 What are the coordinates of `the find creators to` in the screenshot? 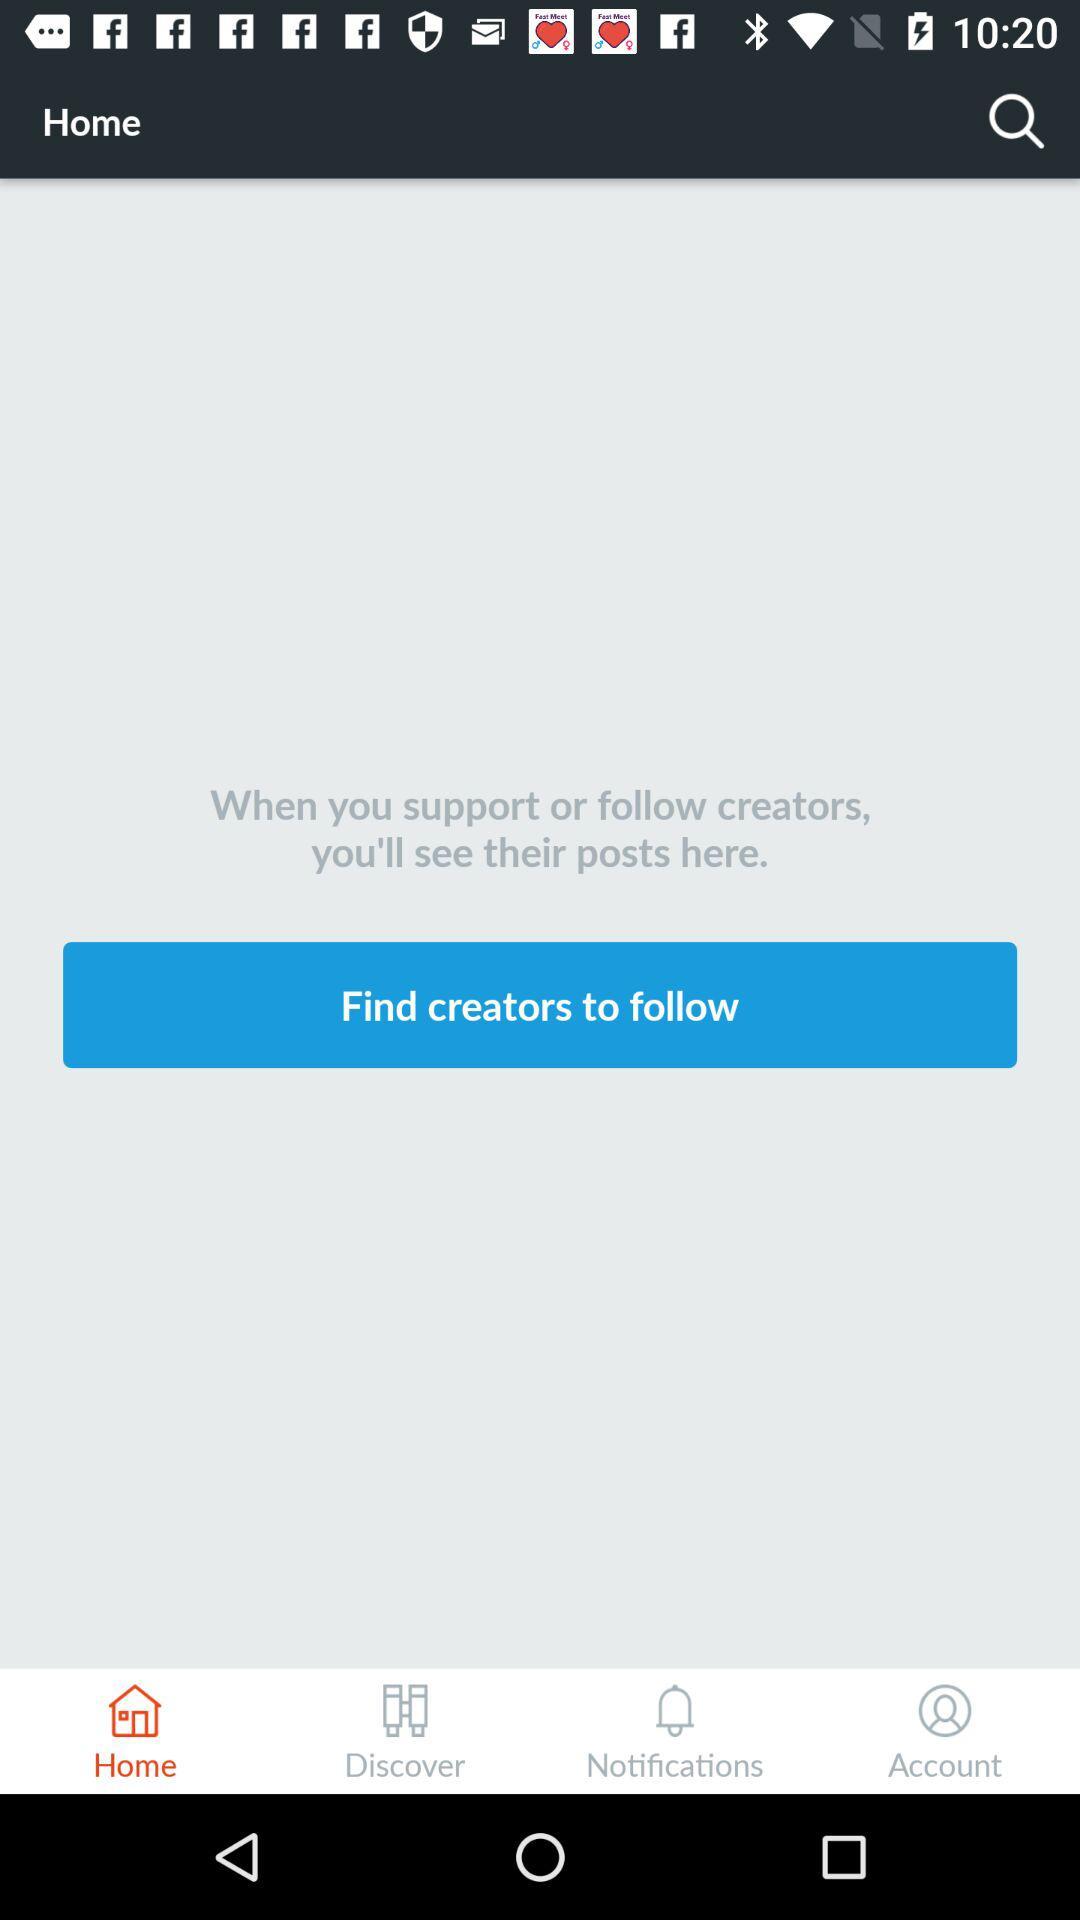 It's located at (540, 1004).